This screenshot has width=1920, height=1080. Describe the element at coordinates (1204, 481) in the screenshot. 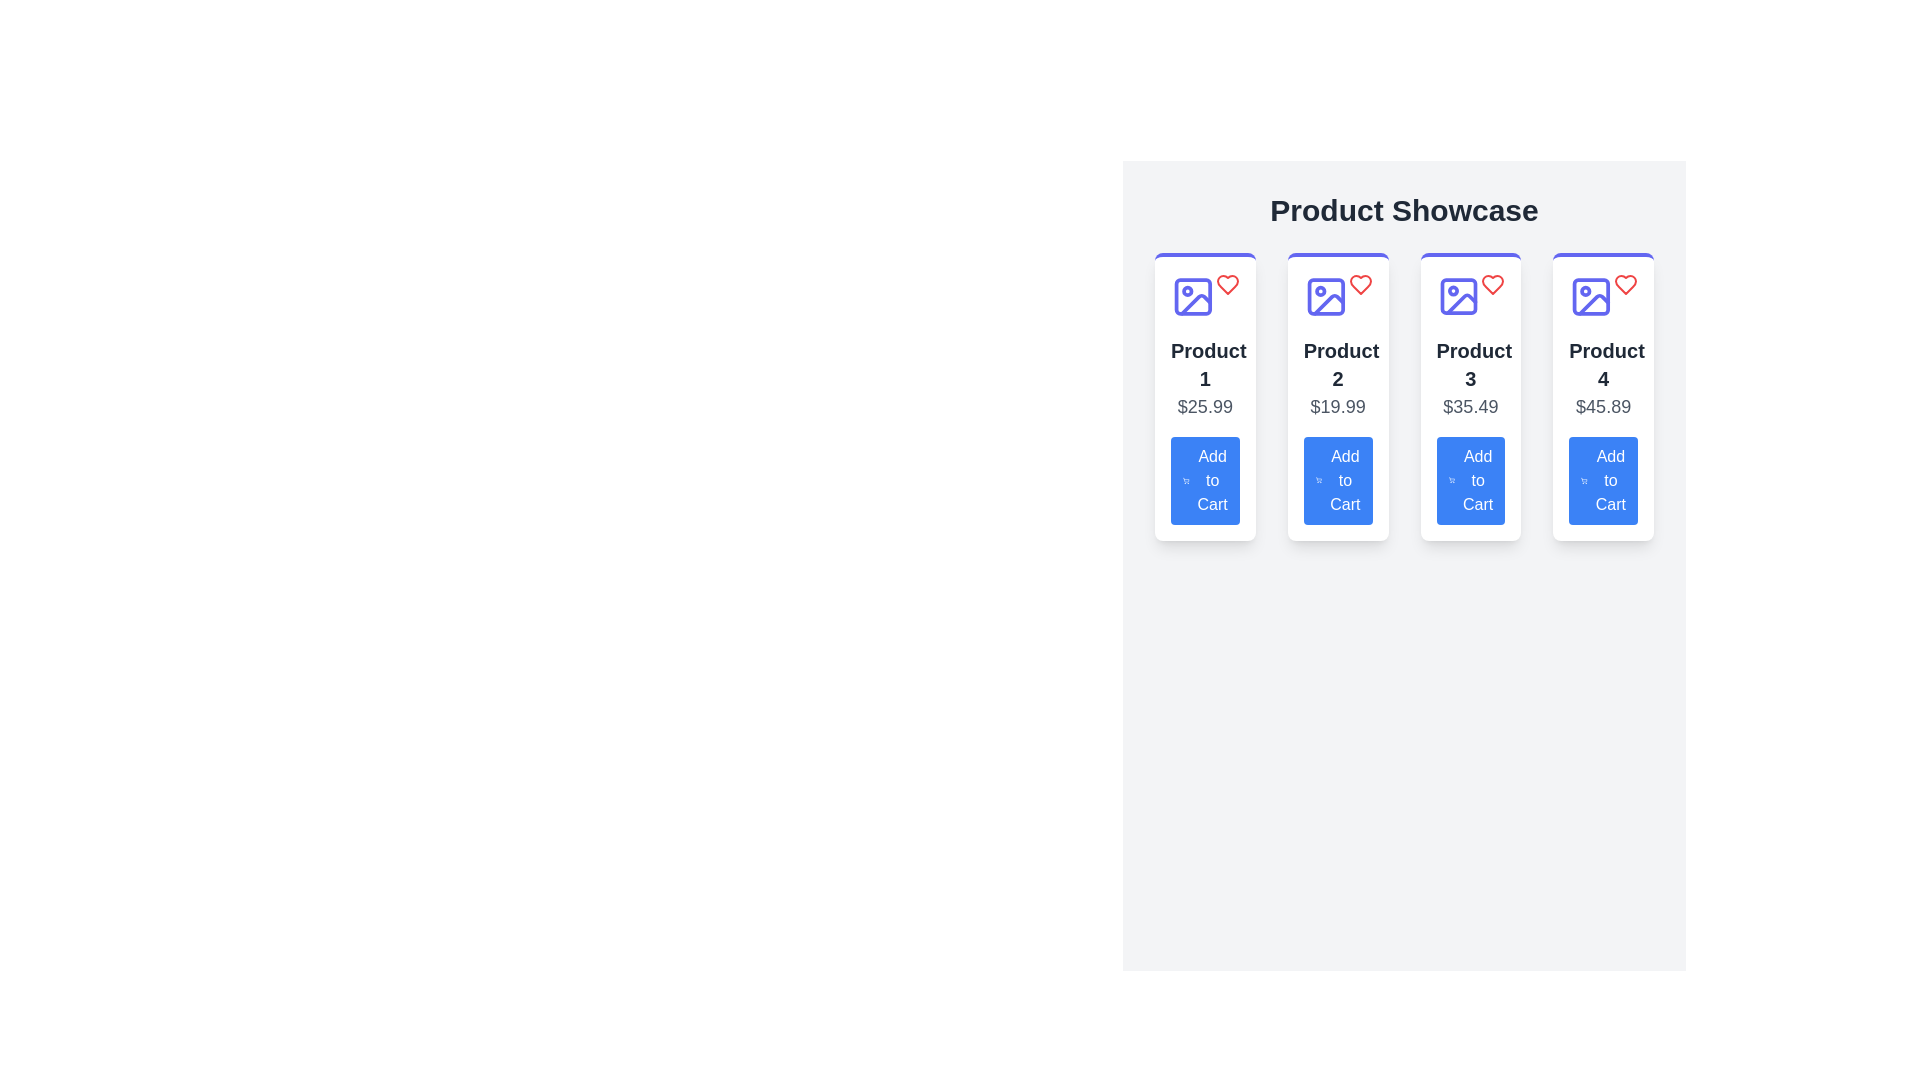

I see `the 'Add to Cart' button for 'Product 1' located at the bottom of the first product card in the leftmost position of the product grid` at that location.